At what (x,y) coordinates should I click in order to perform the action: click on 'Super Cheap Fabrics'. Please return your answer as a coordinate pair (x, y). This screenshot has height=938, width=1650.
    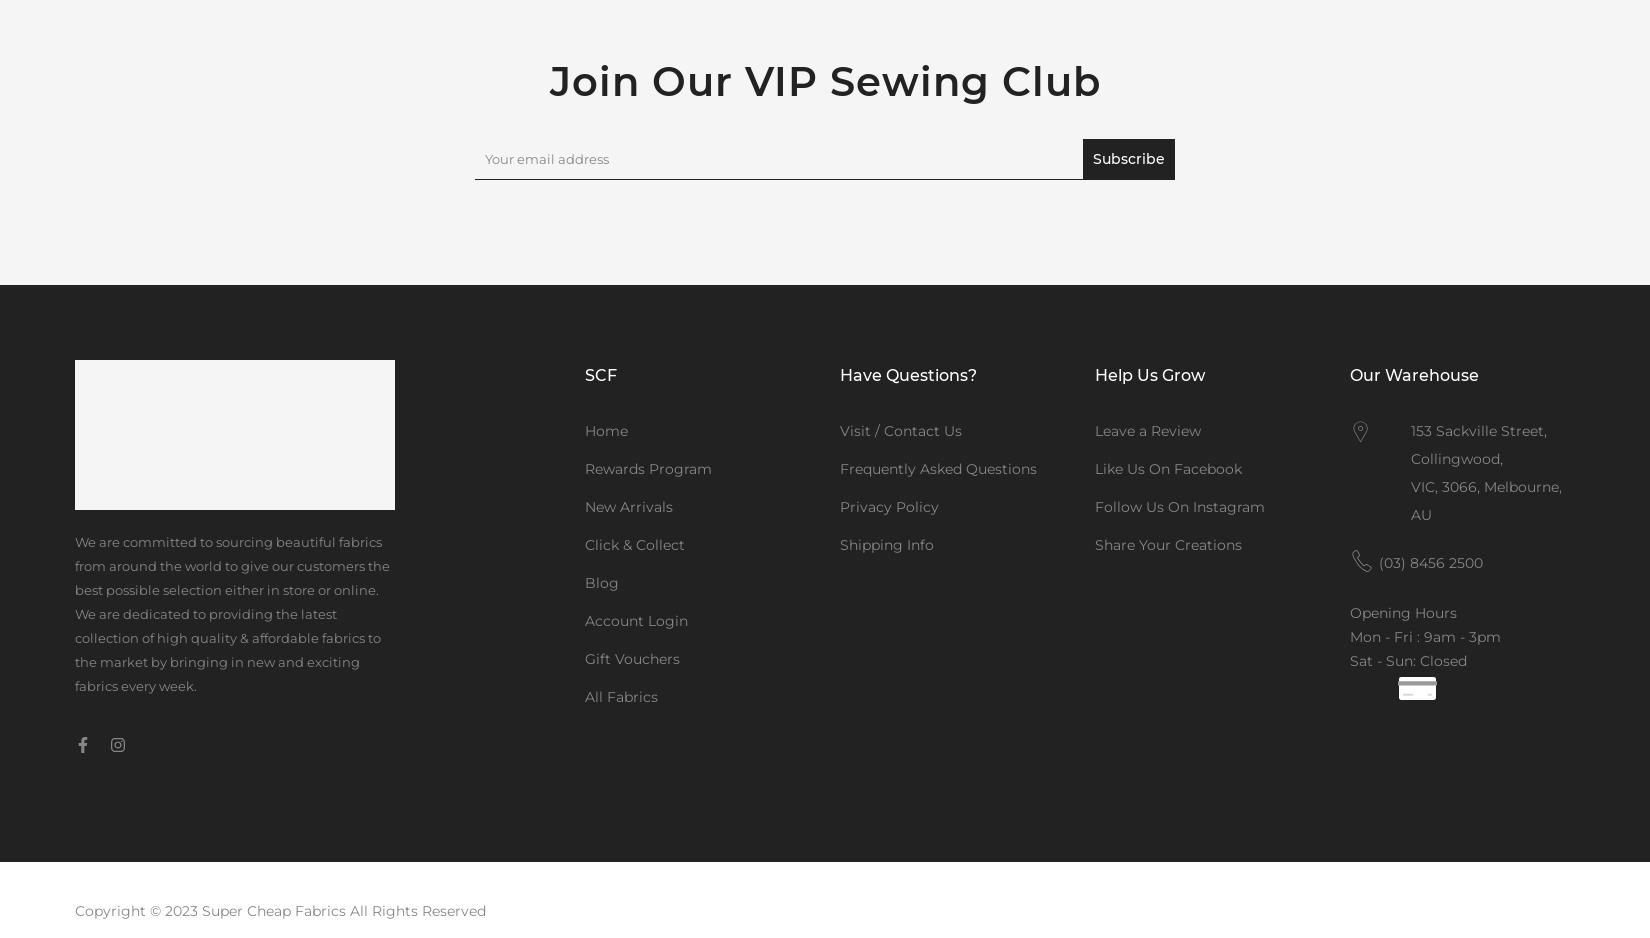
    Looking at the image, I should click on (276, 909).